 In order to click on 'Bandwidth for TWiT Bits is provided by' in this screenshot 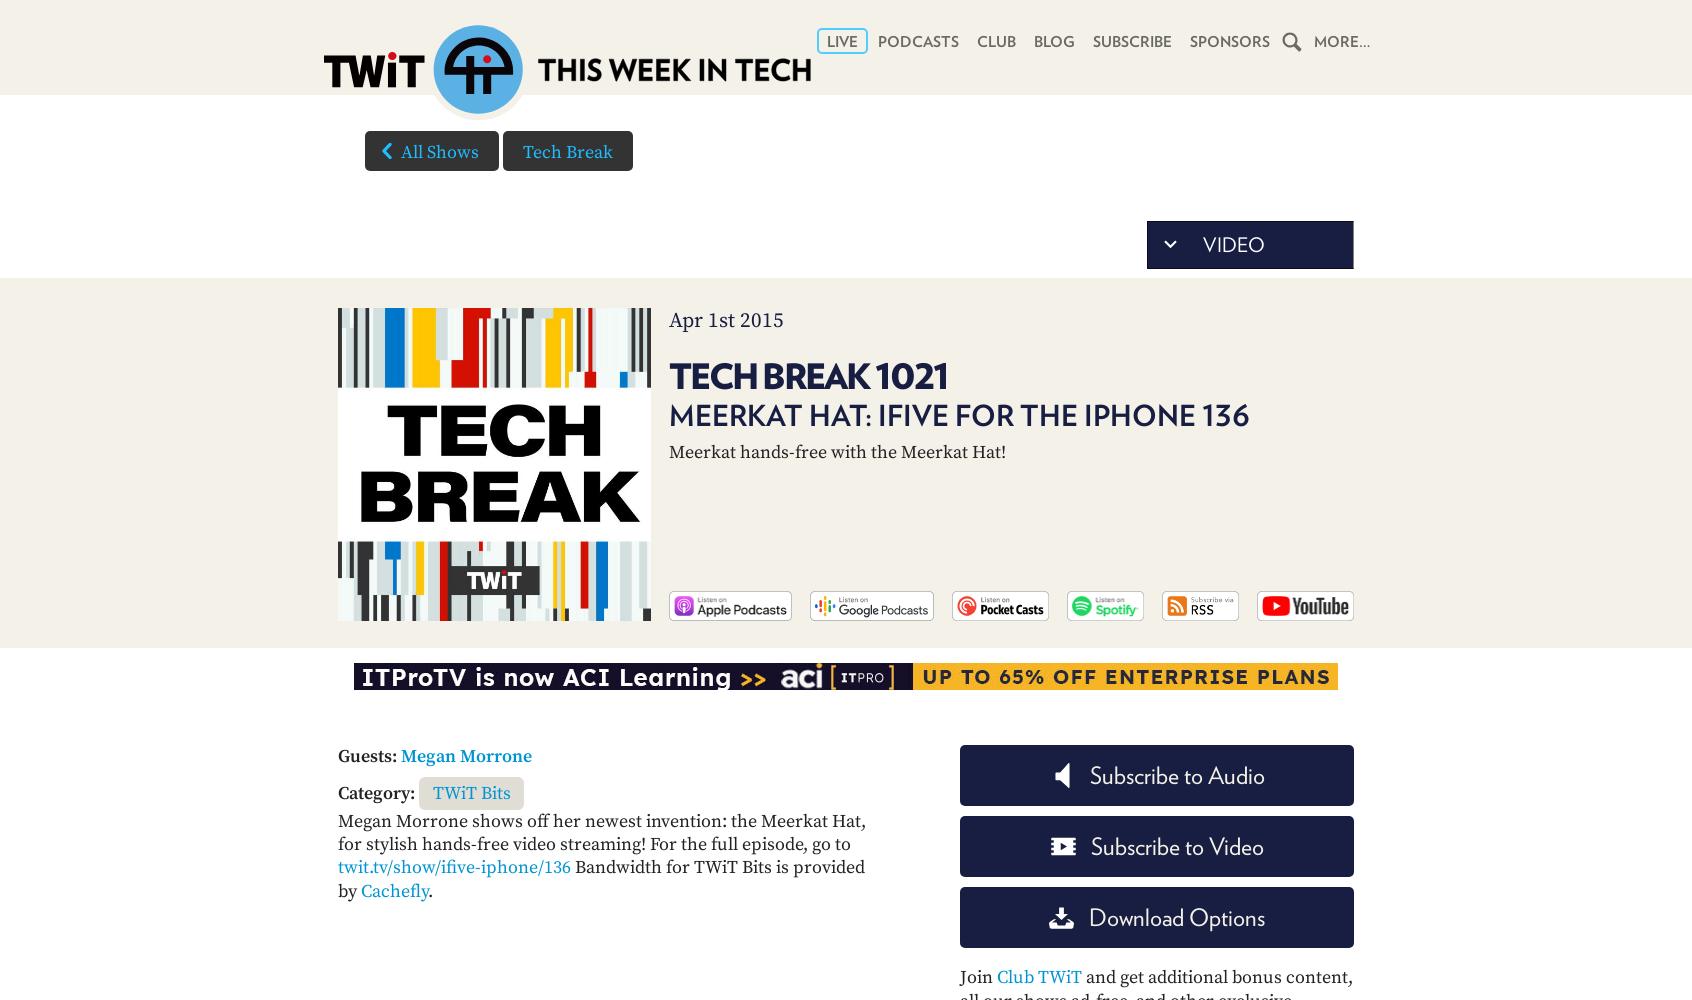, I will do `click(600, 879)`.